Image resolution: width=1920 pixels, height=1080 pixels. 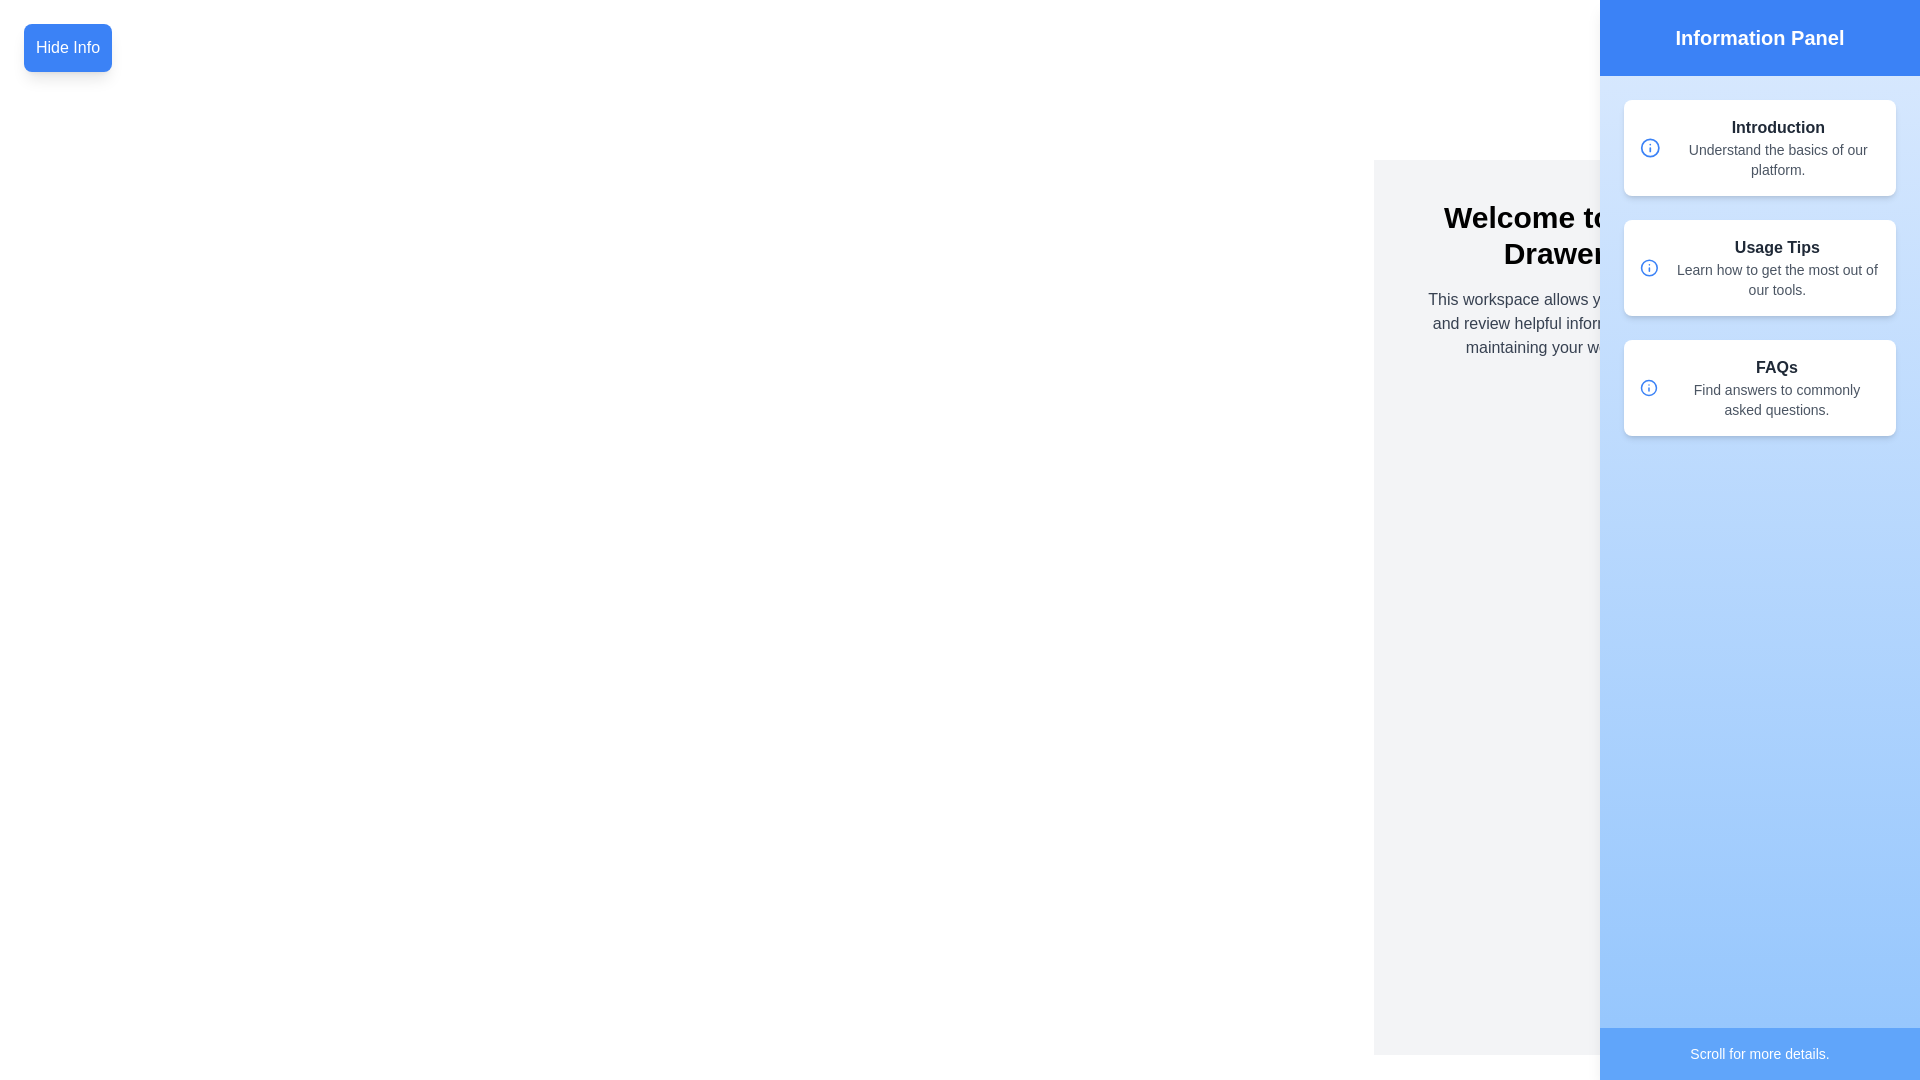 I want to click on the informational icon located to the left of the 'Usage Tips' title text in the 'Information Panel' section, so click(x=1649, y=266).